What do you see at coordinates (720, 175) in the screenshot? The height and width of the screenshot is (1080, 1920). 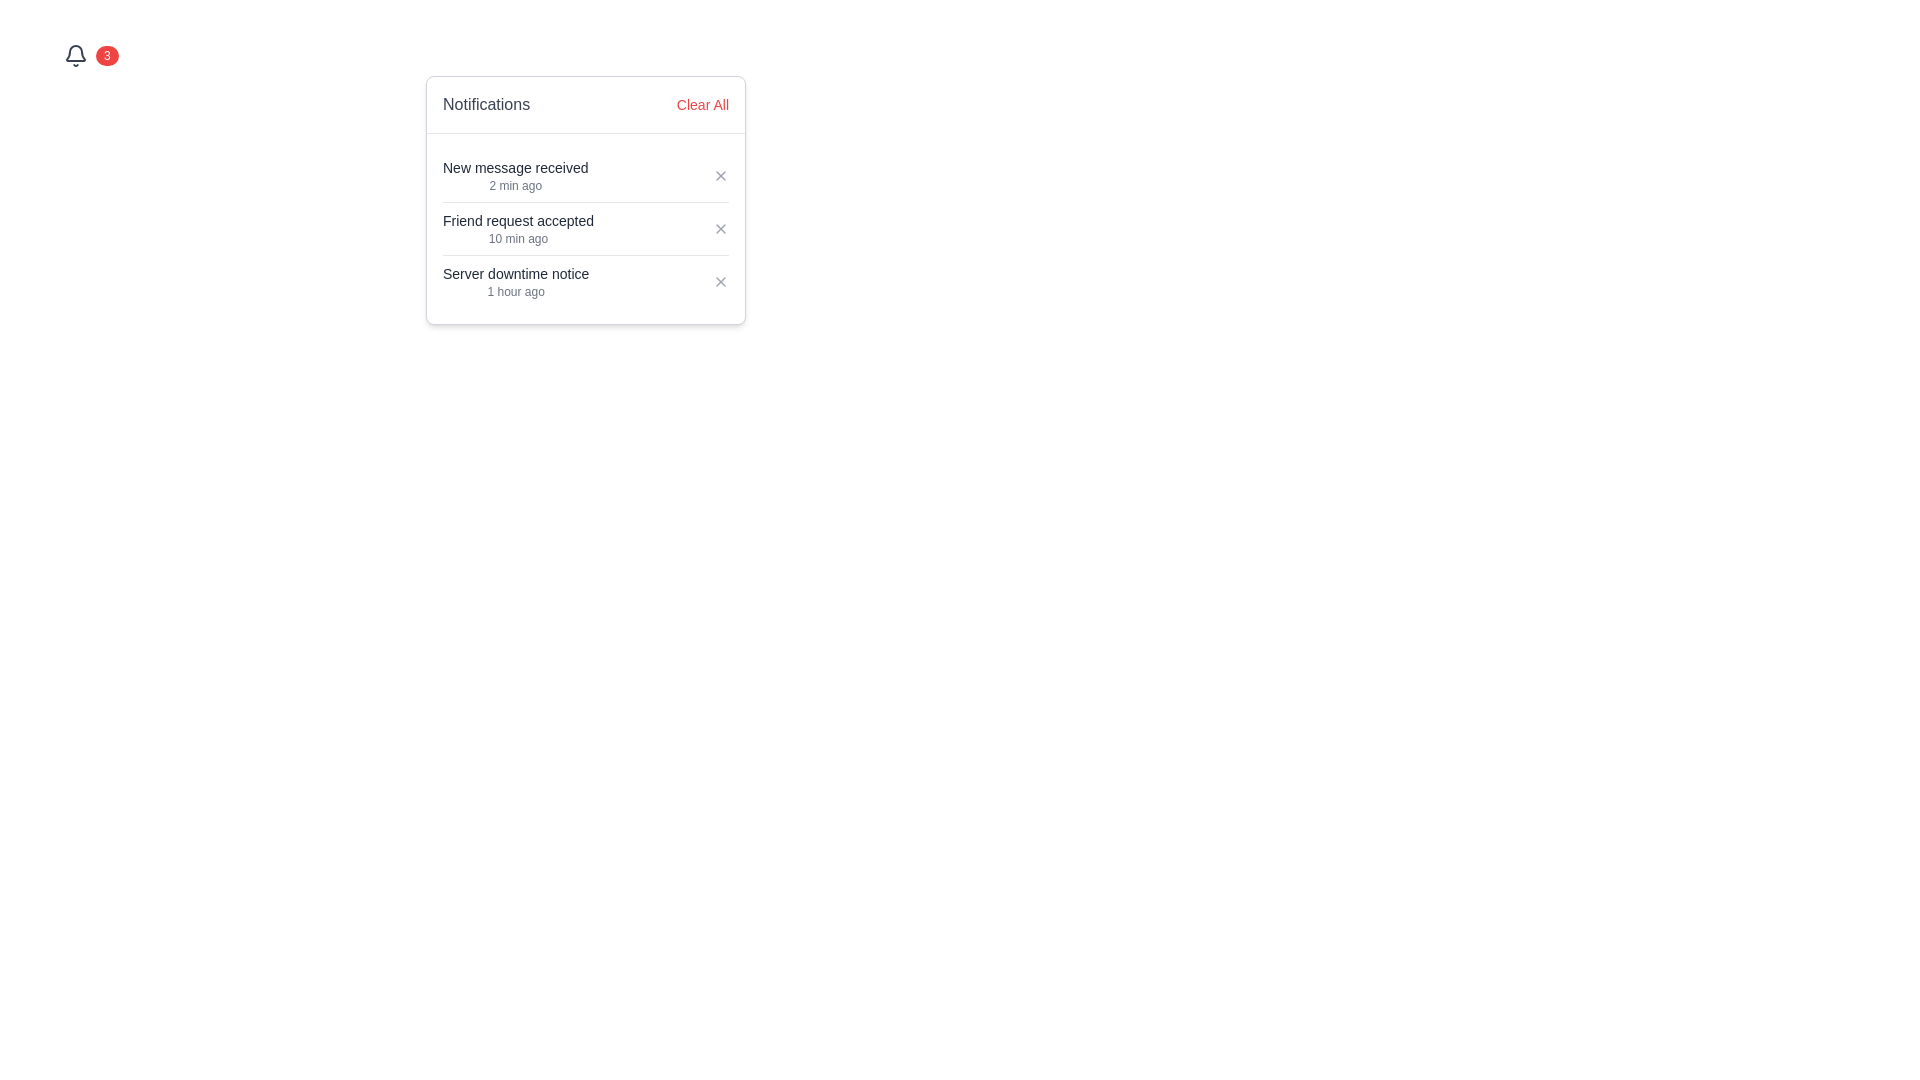 I see `the close button represented by a gray X symbol located to the right of the 'New message received' text within the topmost notification entry in the notifications dropdown` at bounding box center [720, 175].